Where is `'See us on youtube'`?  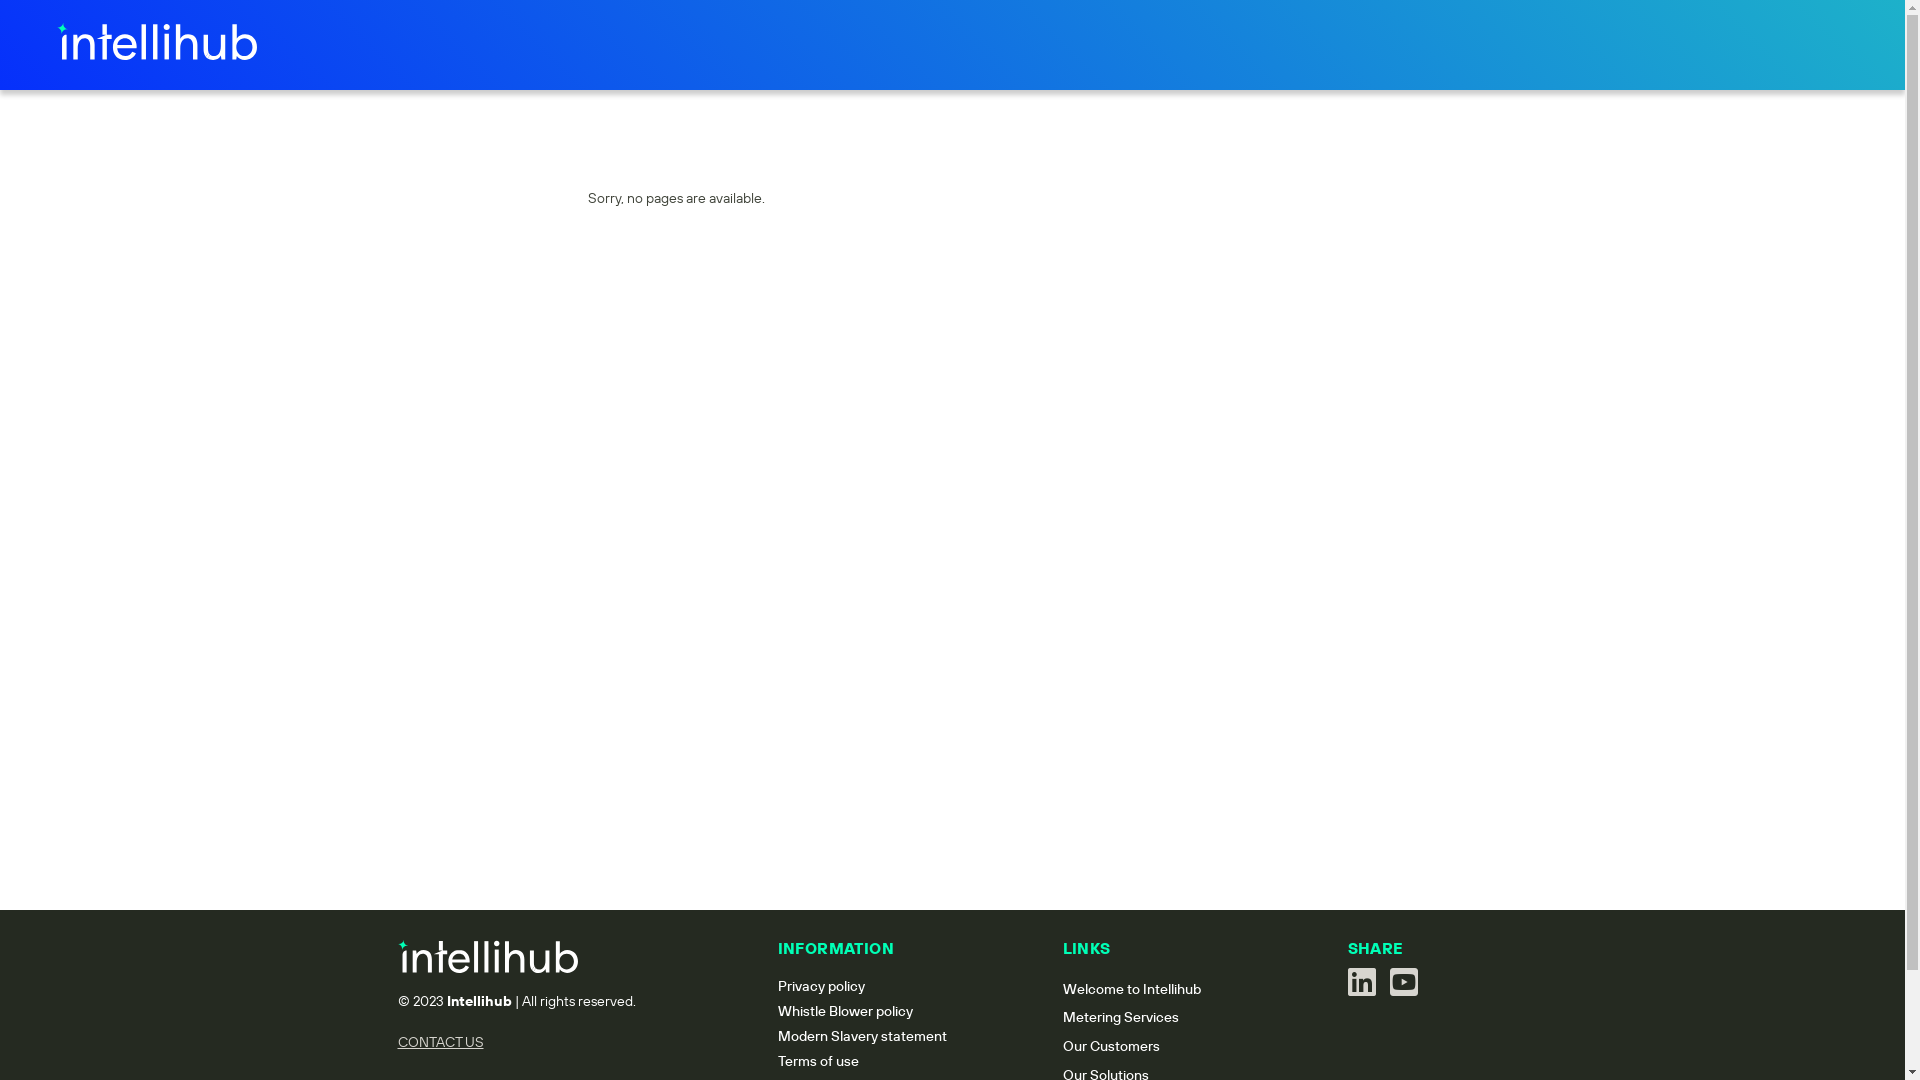
'See us on youtube' is located at coordinates (1402, 986).